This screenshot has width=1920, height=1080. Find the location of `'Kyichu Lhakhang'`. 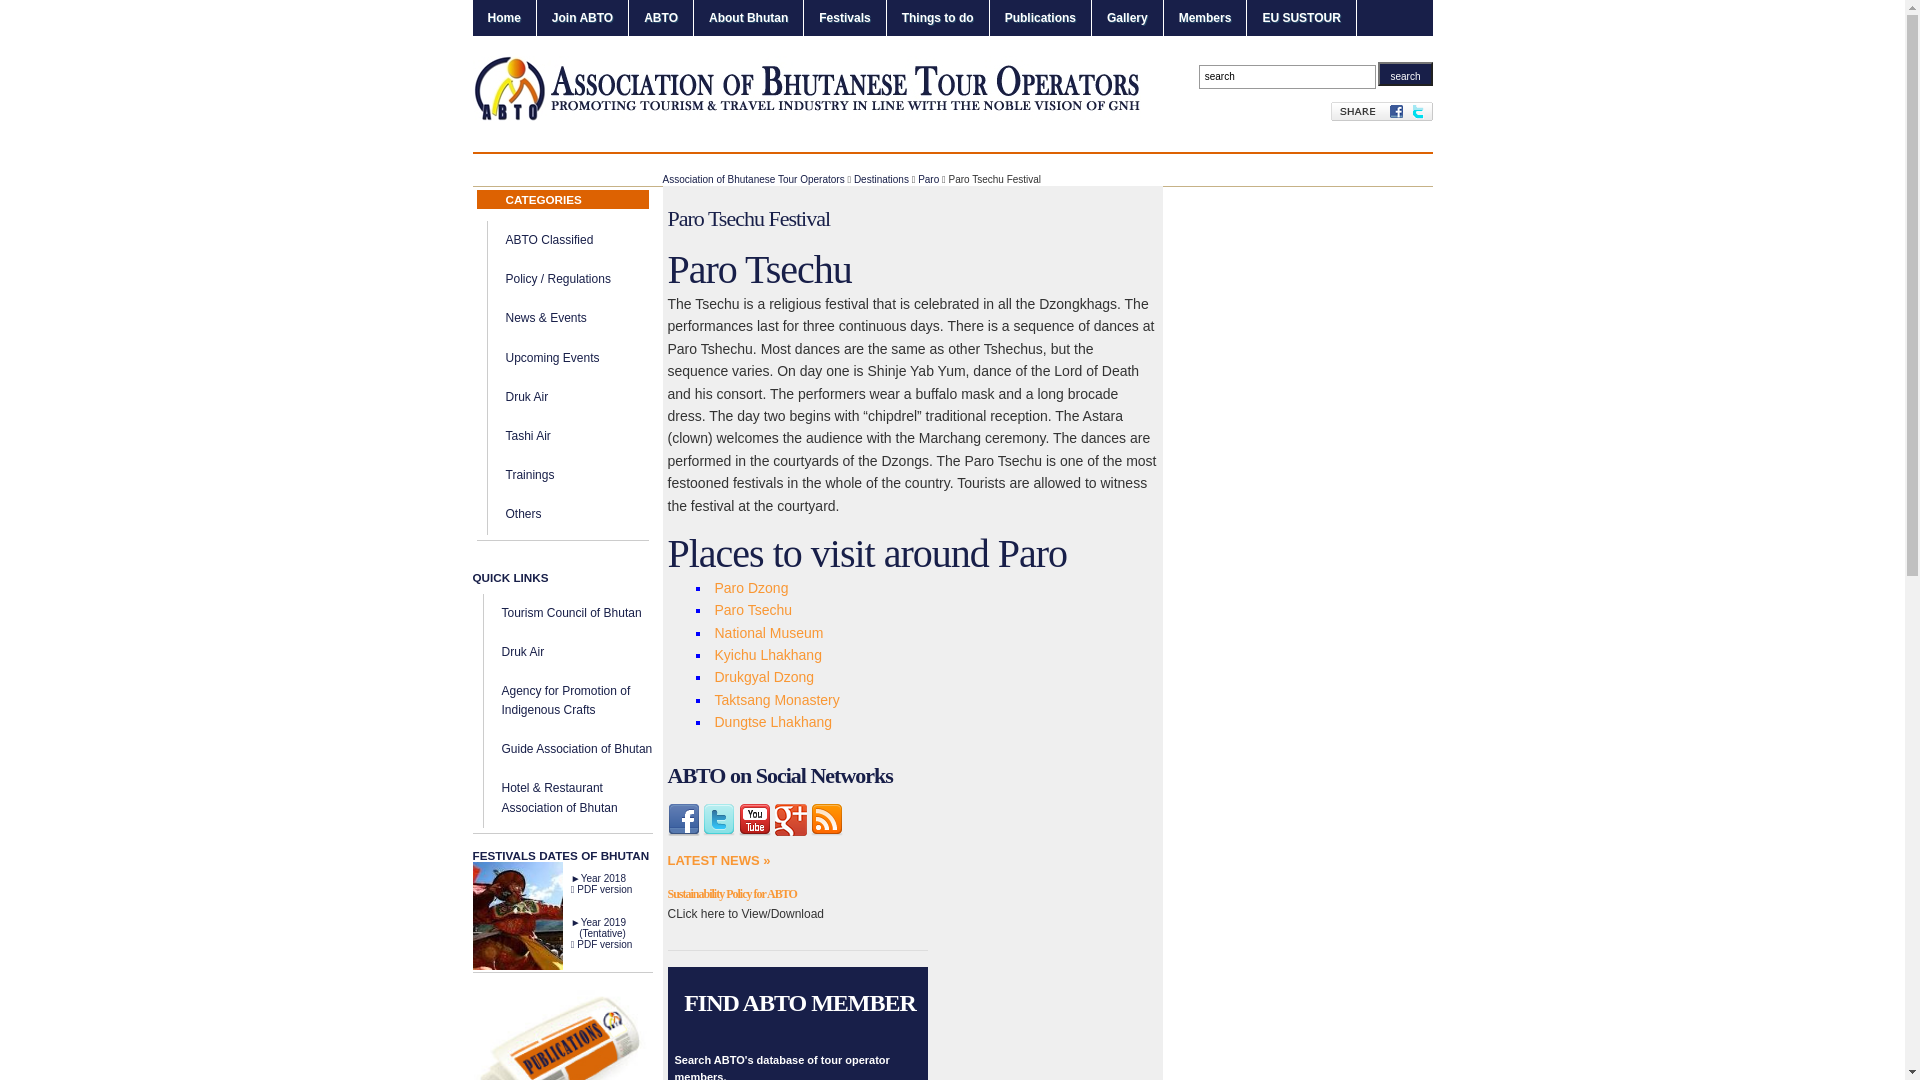

'Kyichu Lhakhang' is located at coordinates (766, 655).